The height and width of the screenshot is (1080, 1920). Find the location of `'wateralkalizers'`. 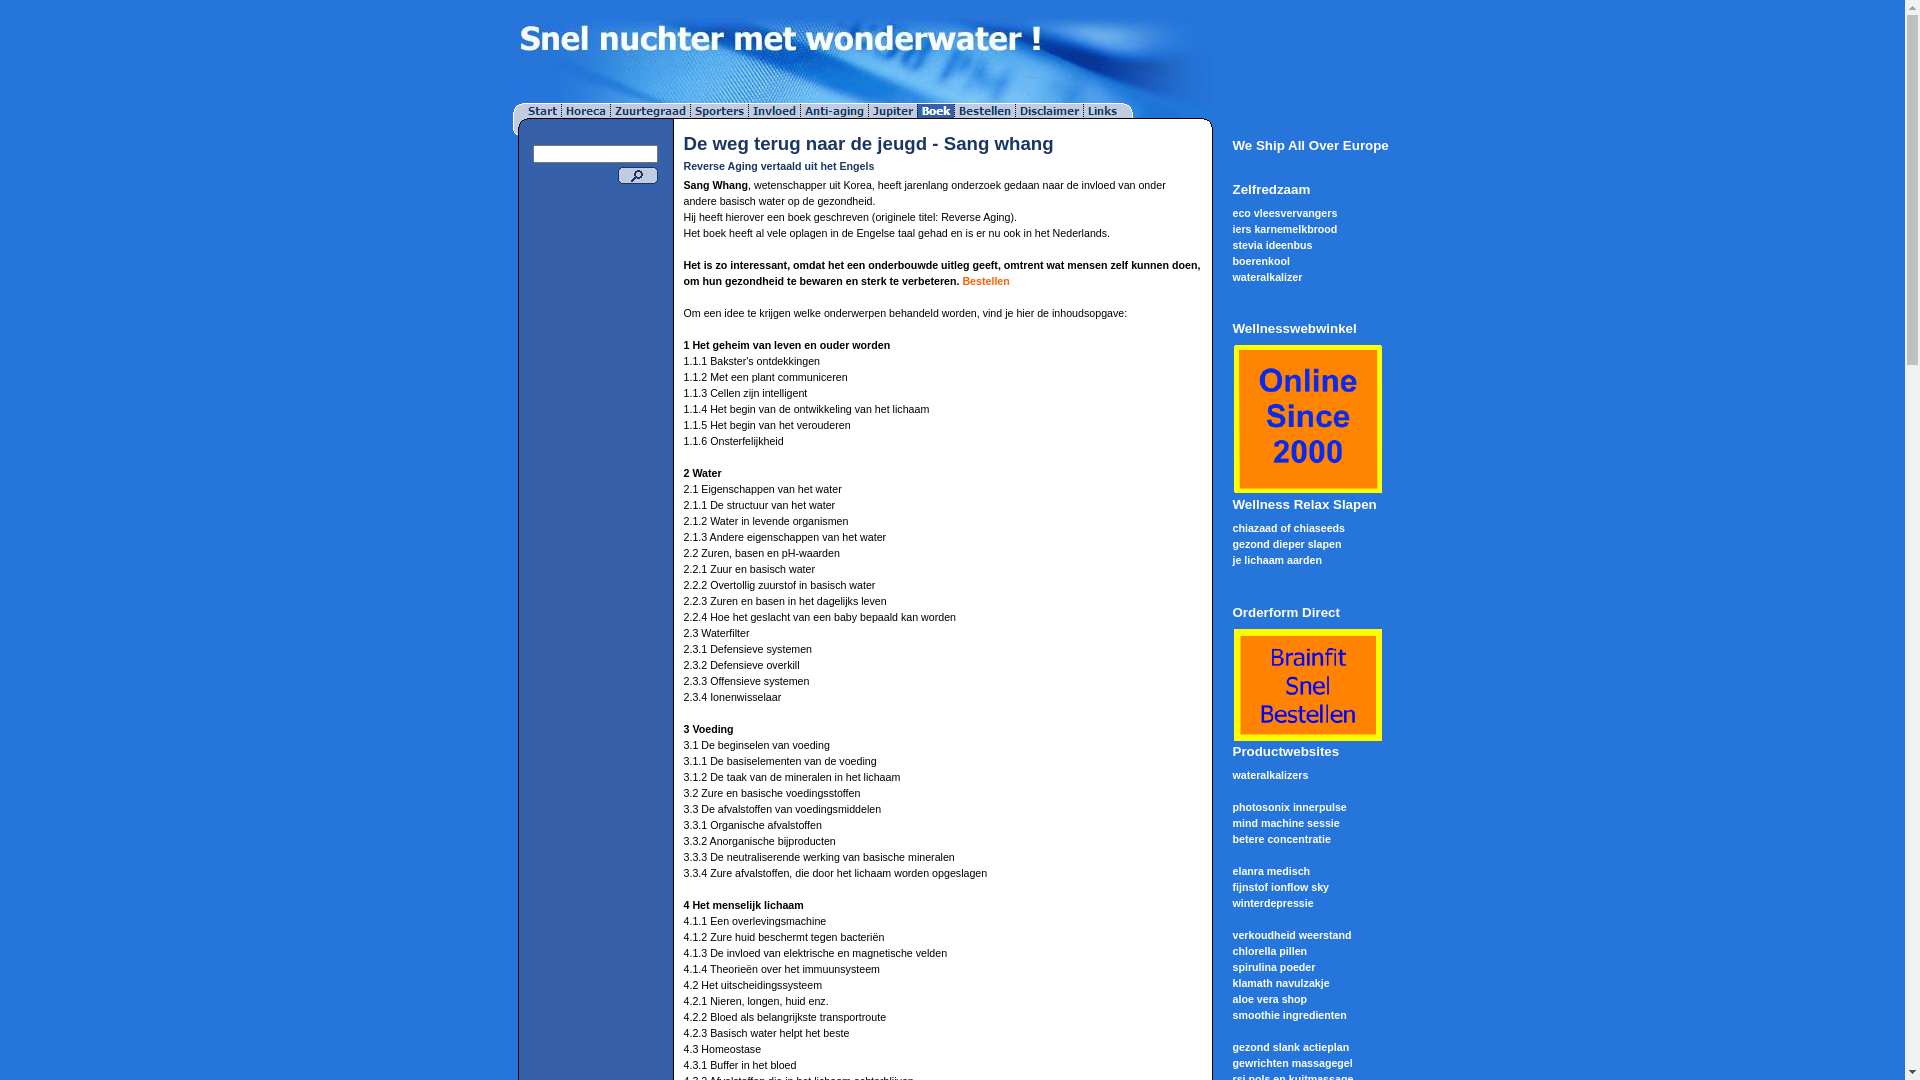

'wateralkalizers' is located at coordinates (1269, 774).